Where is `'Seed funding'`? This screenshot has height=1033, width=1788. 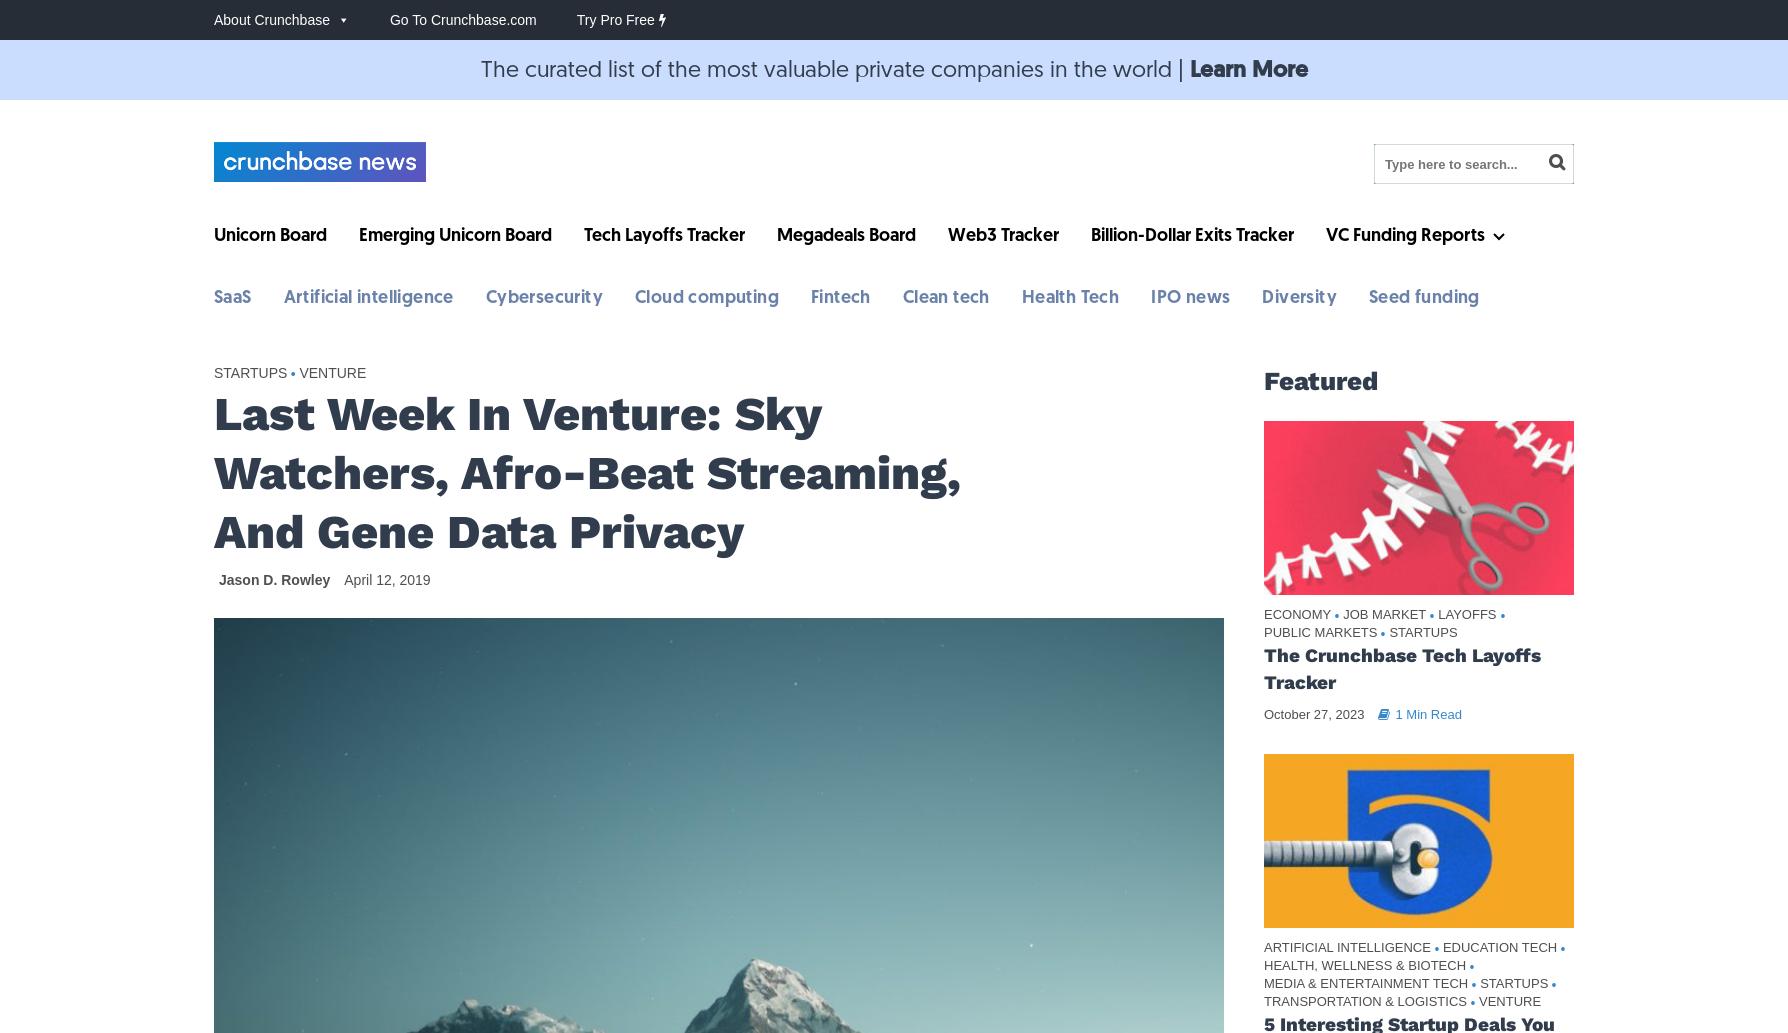 'Seed funding' is located at coordinates (1423, 297).